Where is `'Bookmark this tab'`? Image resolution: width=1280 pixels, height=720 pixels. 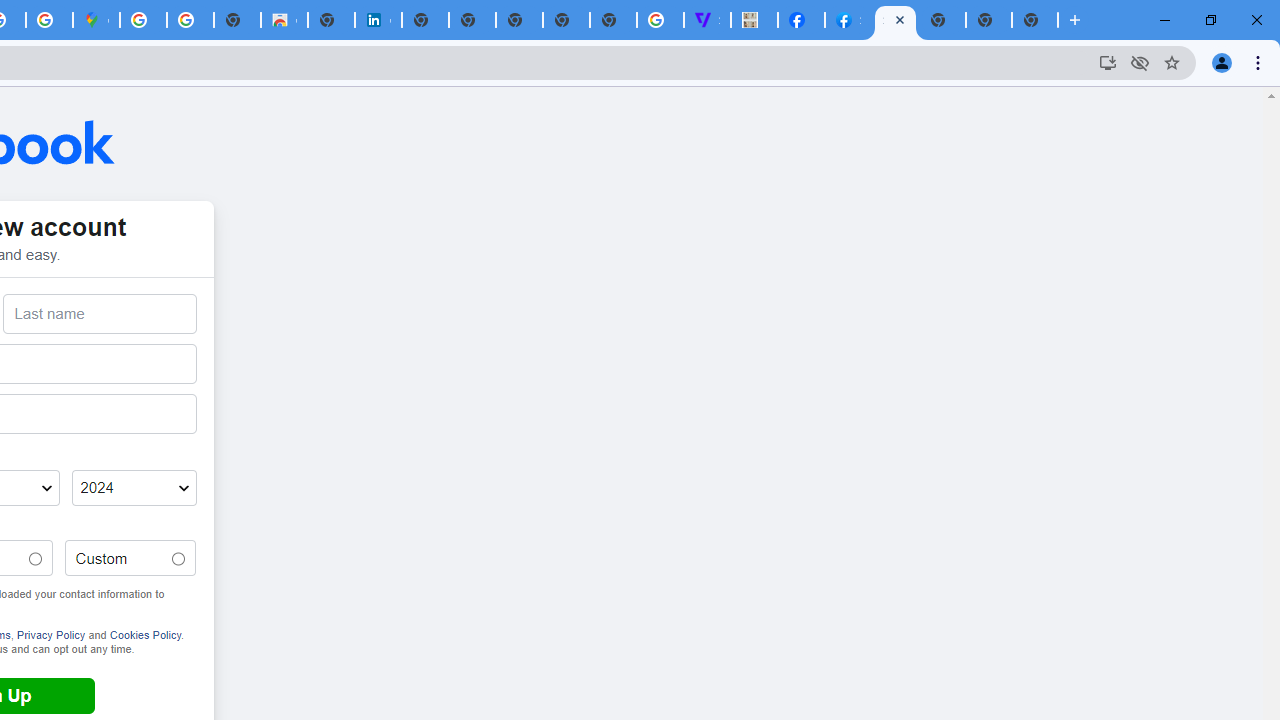 'Bookmark this tab' is located at coordinates (1171, 61).